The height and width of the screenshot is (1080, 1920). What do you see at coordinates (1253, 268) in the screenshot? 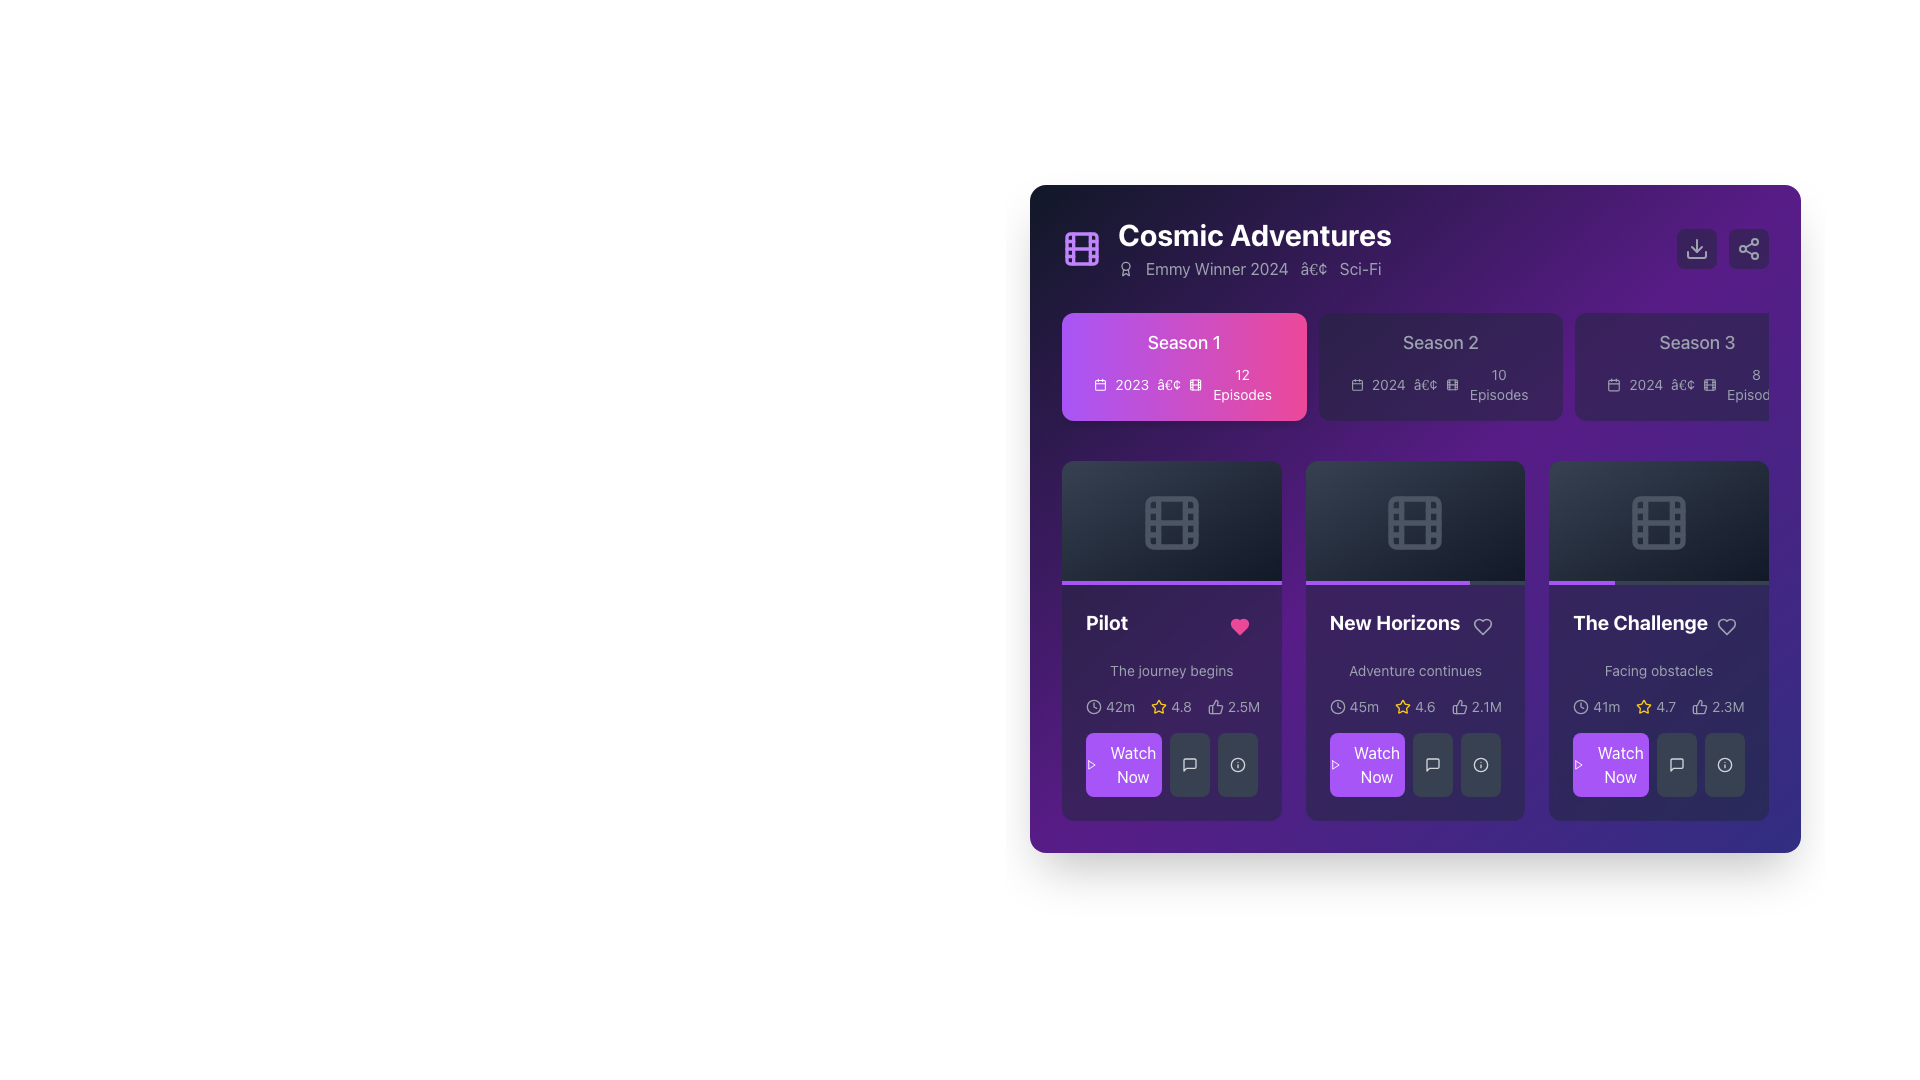
I see `the accolades text element located directly below the title 'Cosmic Adventures', which showcases accolades, year, and genre information` at bounding box center [1253, 268].